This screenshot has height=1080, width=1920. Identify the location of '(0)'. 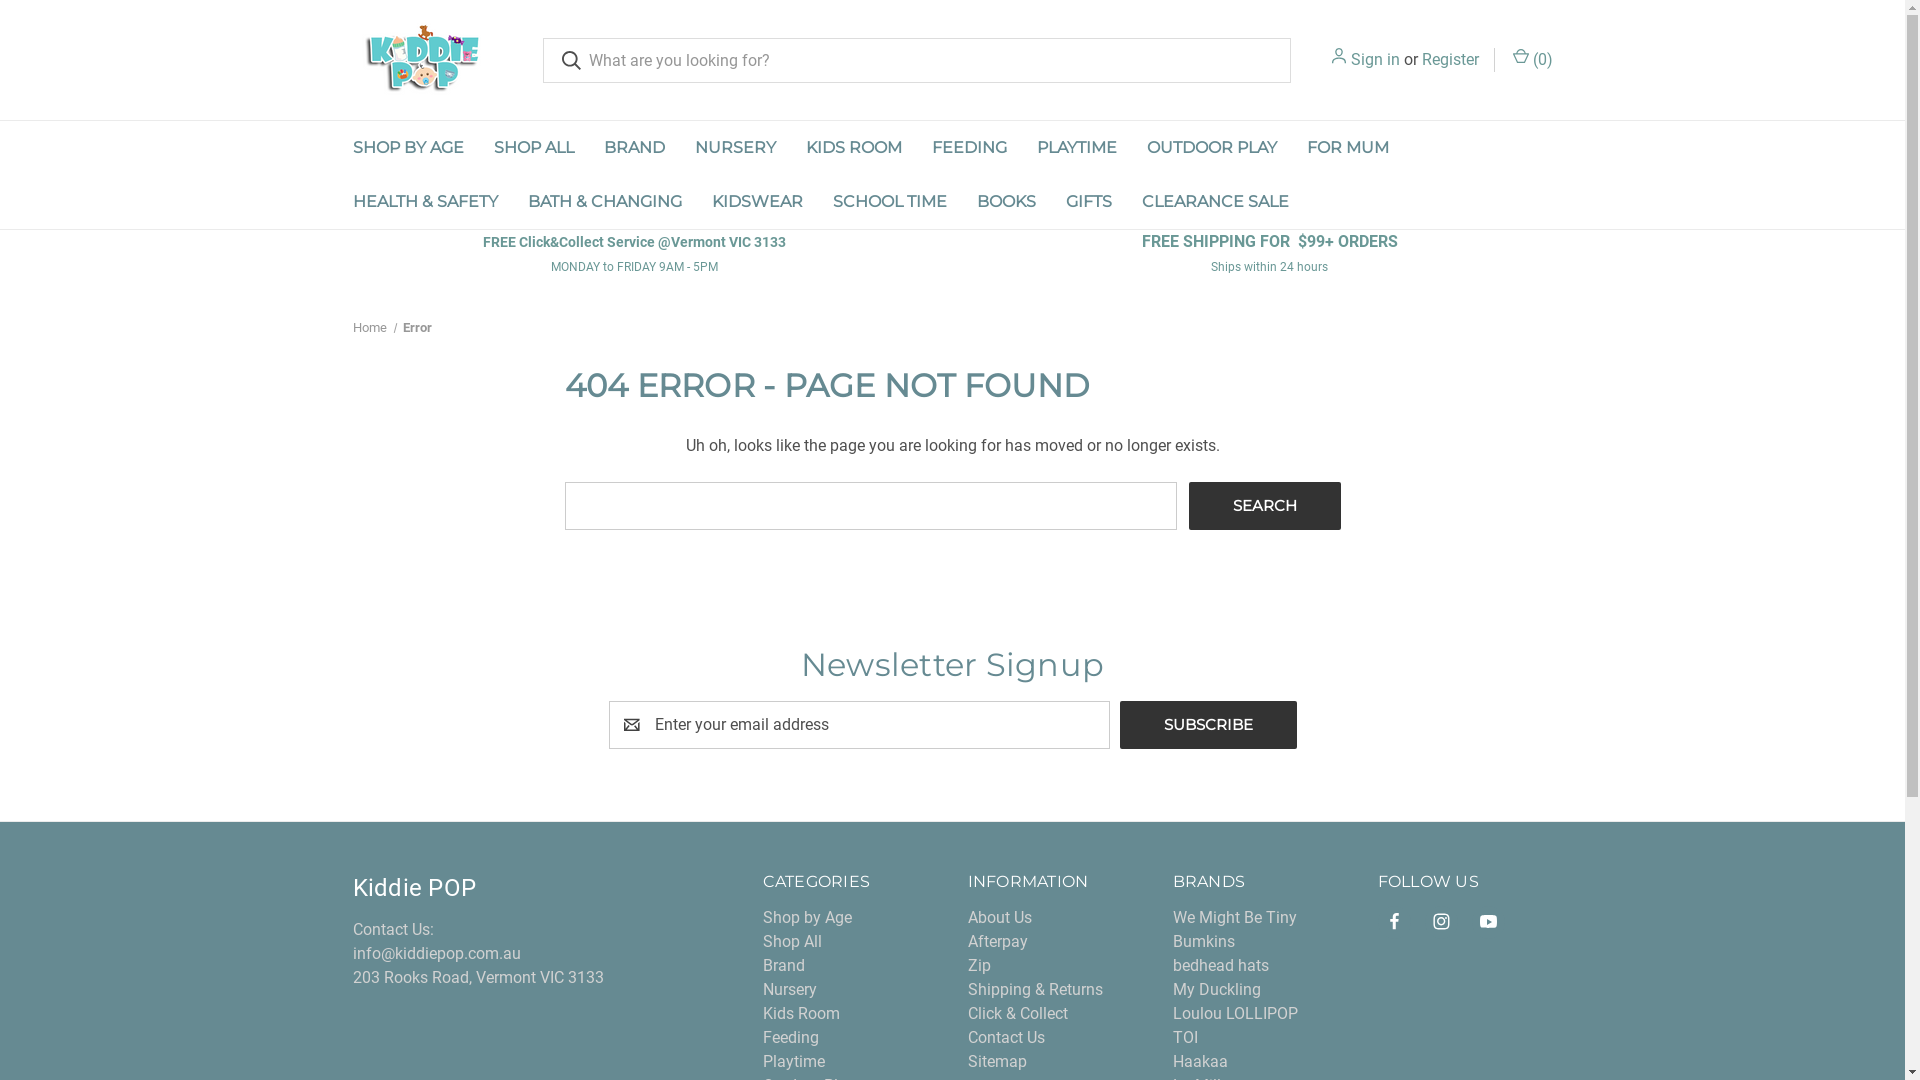
(1510, 59).